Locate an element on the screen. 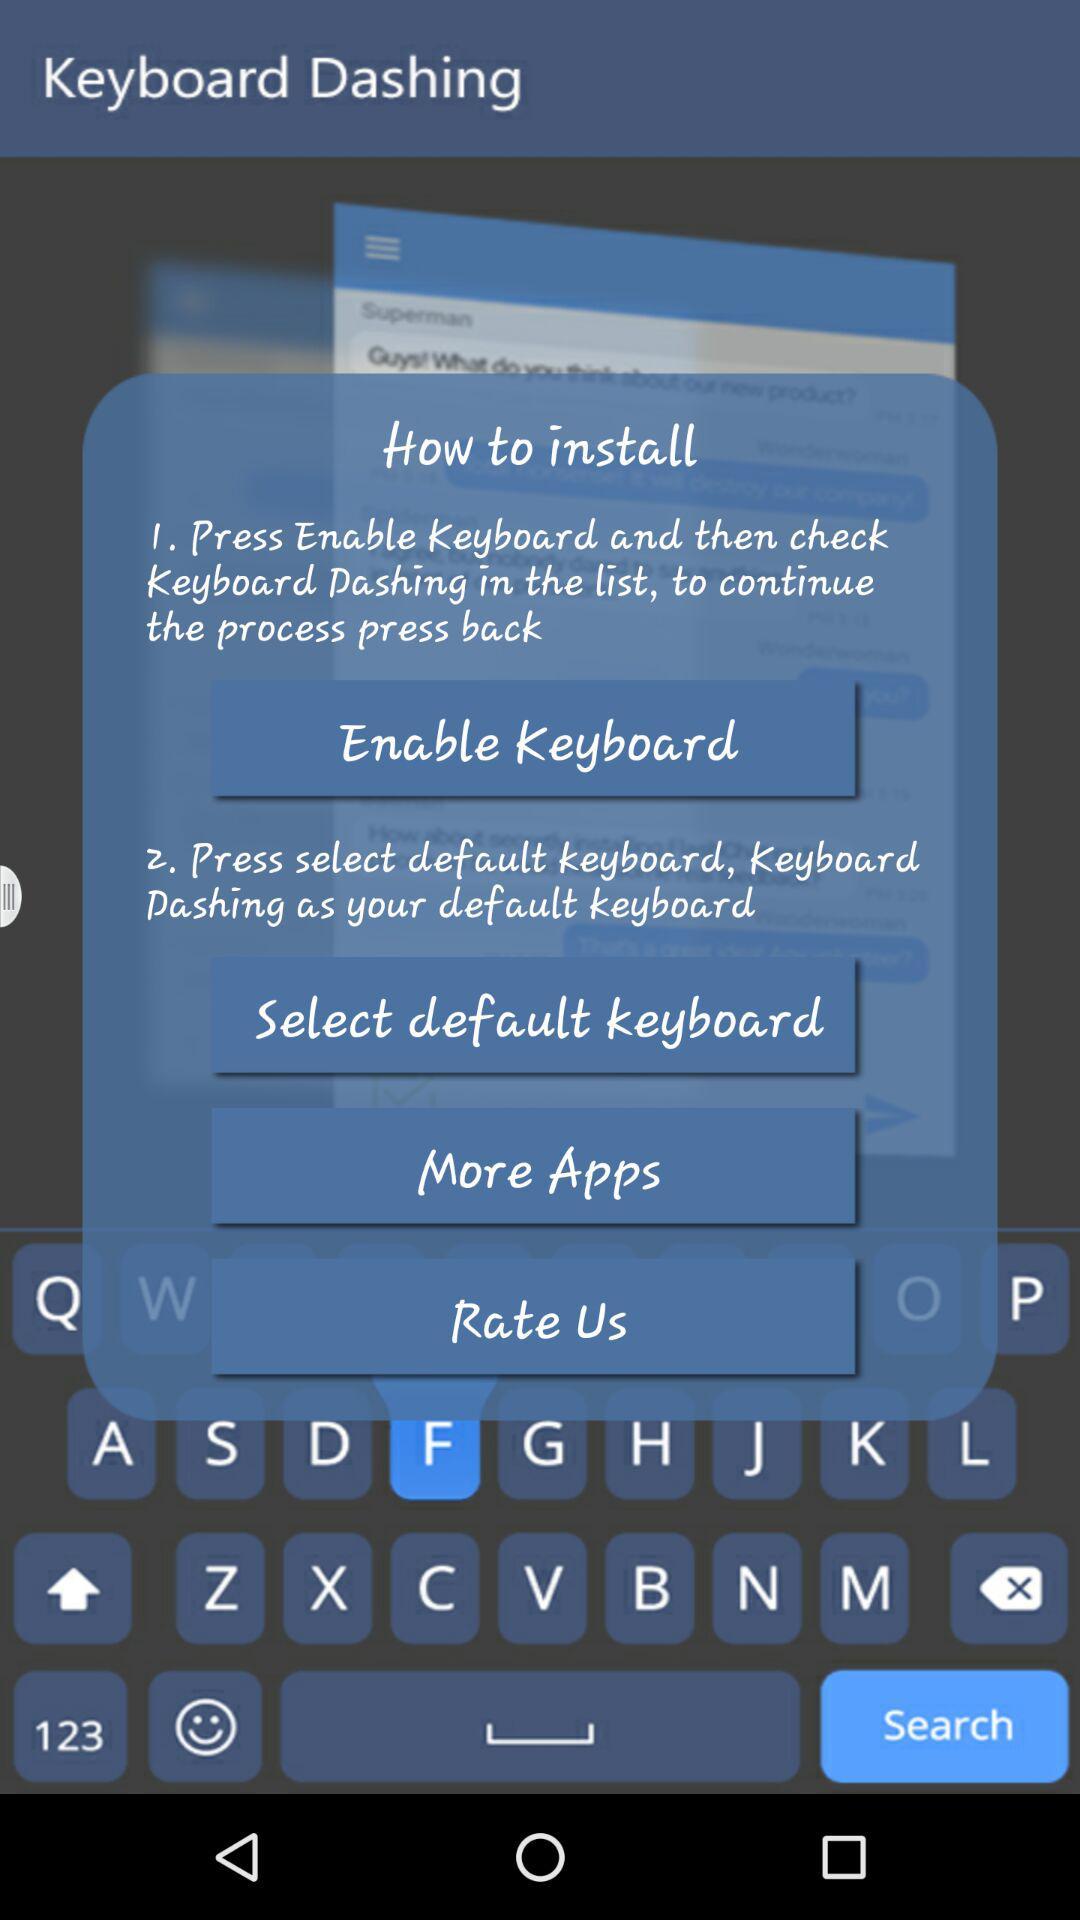 This screenshot has width=1080, height=1920. the icon next to the 2 press select icon is located at coordinates (23, 895).